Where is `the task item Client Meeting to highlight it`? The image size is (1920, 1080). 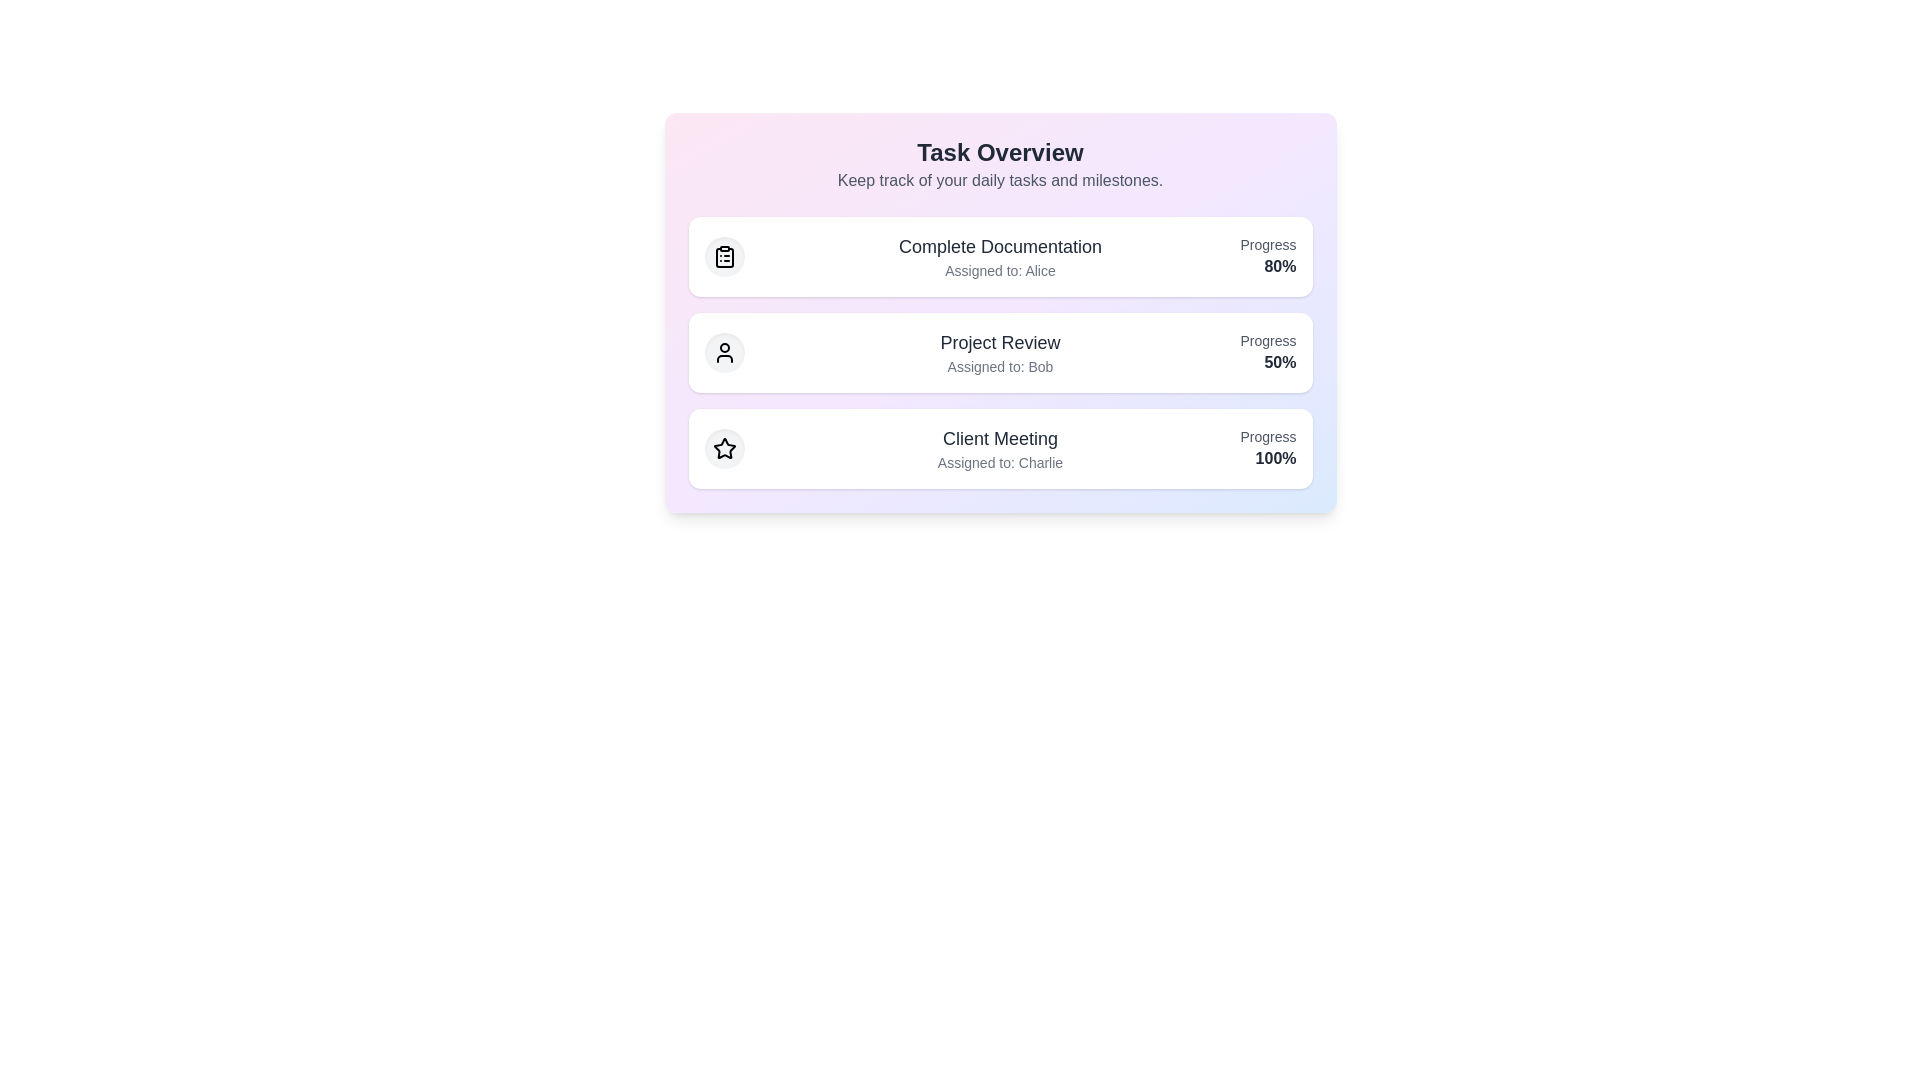 the task item Client Meeting to highlight it is located at coordinates (1000, 447).